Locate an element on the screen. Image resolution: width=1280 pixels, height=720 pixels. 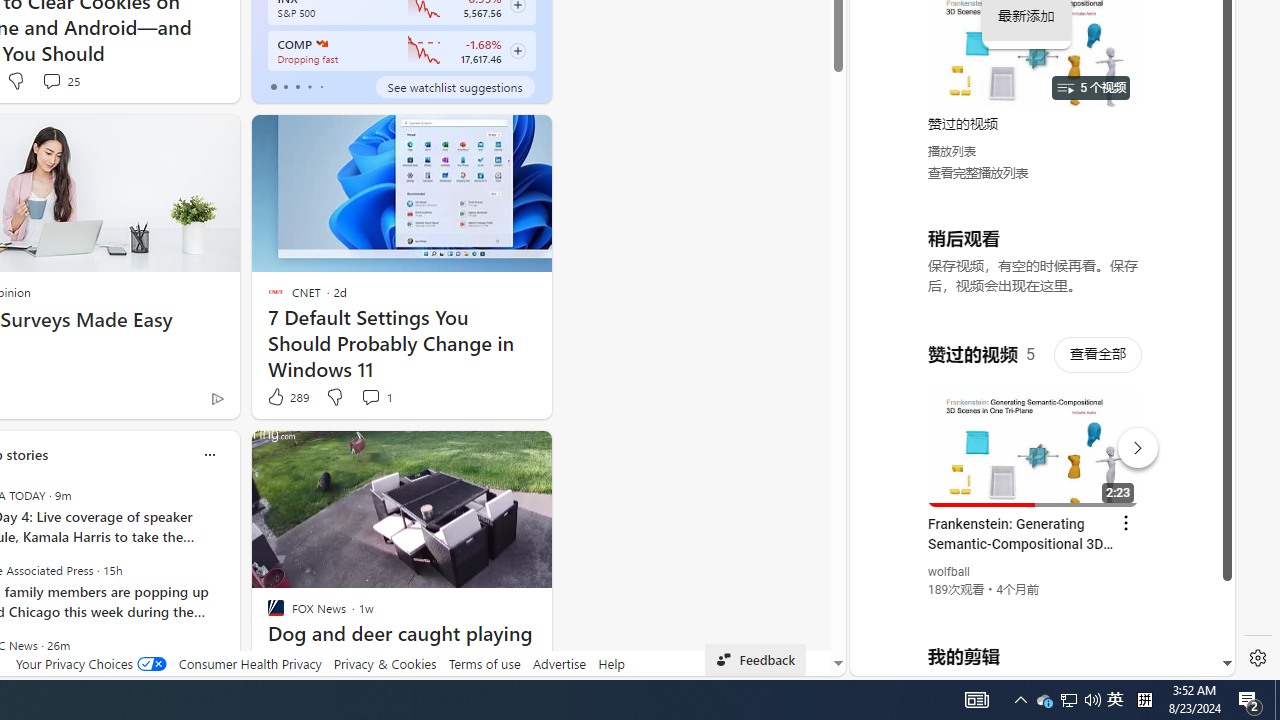
'YouTube' is located at coordinates (1034, 431).